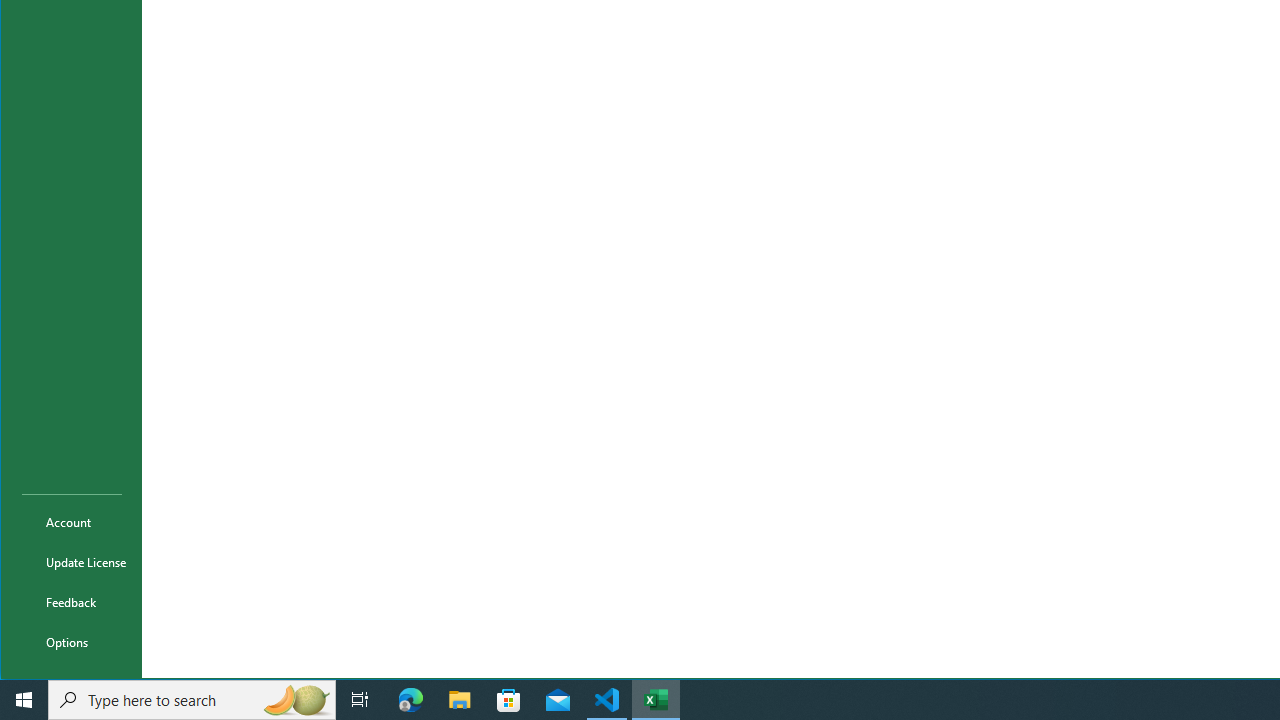  I want to click on 'Visual Studio Code - 1 running window', so click(606, 698).